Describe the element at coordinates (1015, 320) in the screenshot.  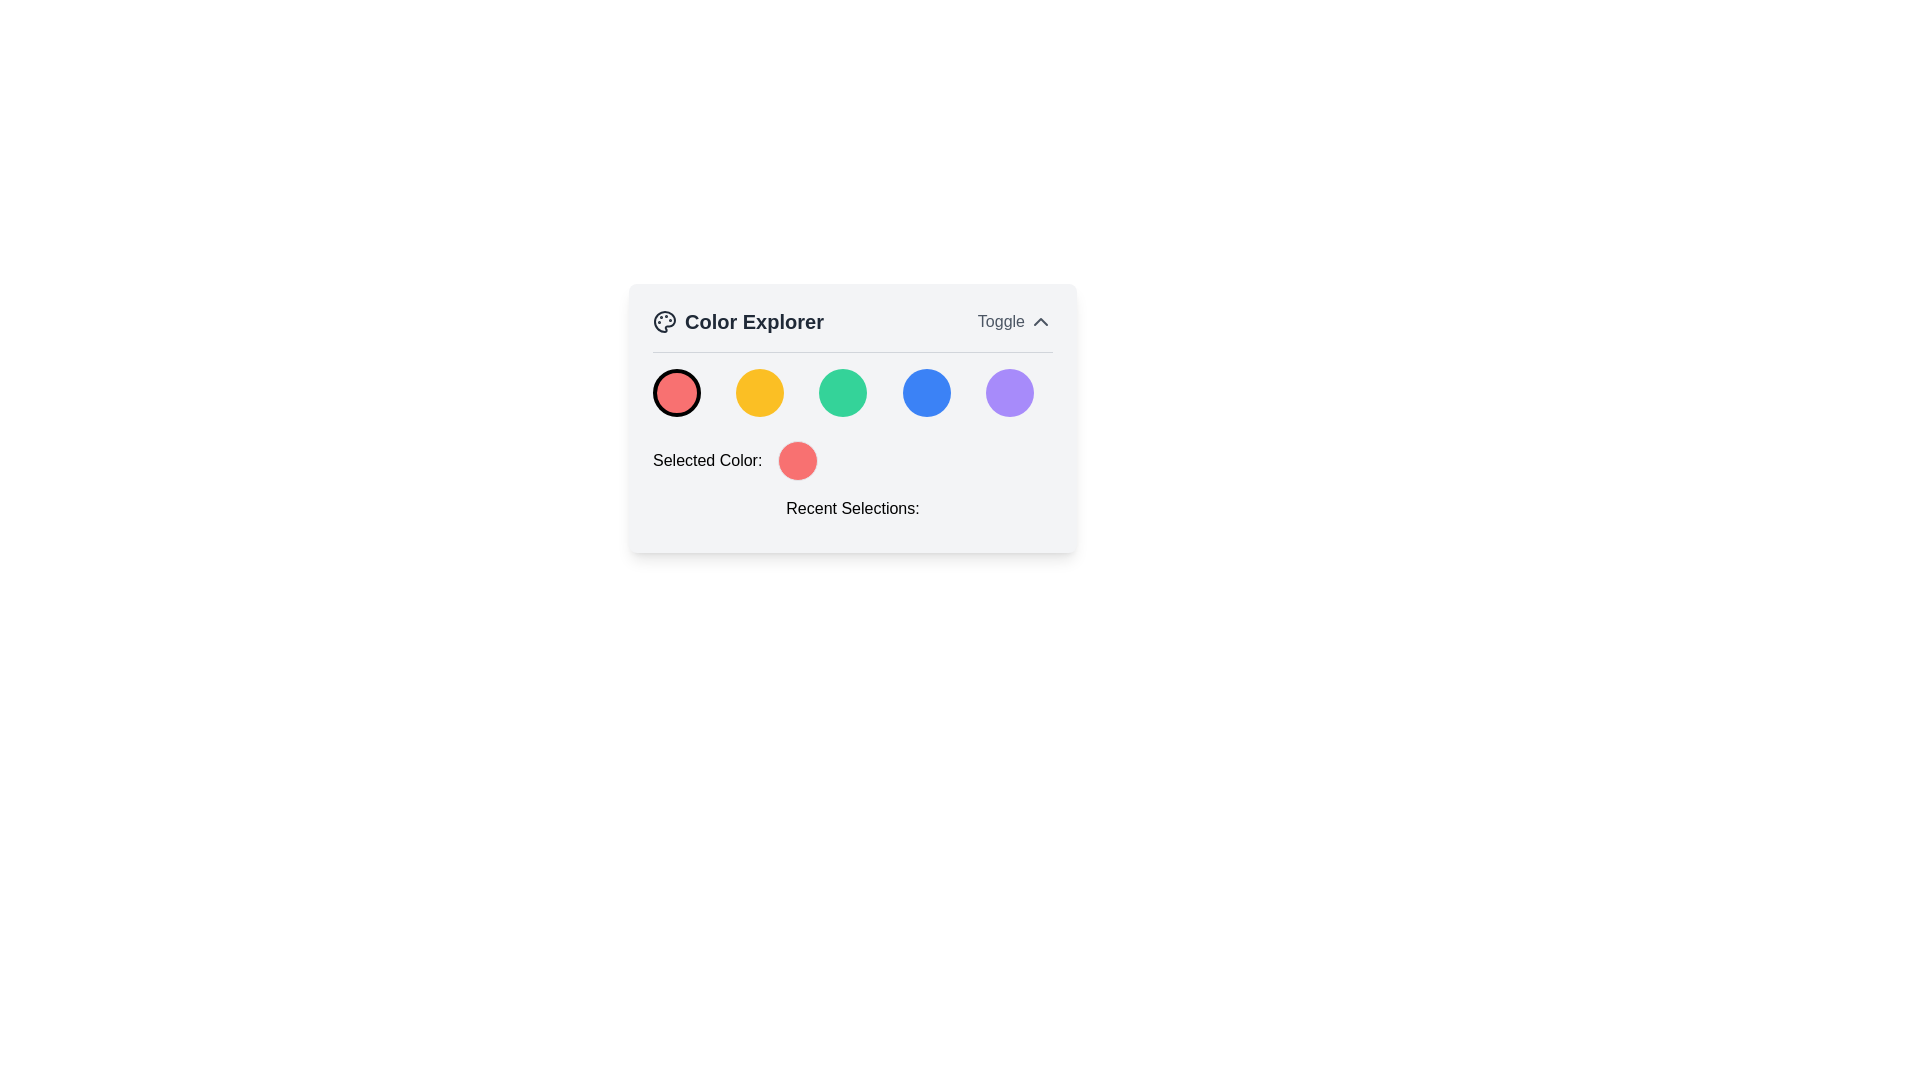
I see `the 'Toggle' button in the top-right corner of the 'Color Explorer' section to change the text color` at that location.